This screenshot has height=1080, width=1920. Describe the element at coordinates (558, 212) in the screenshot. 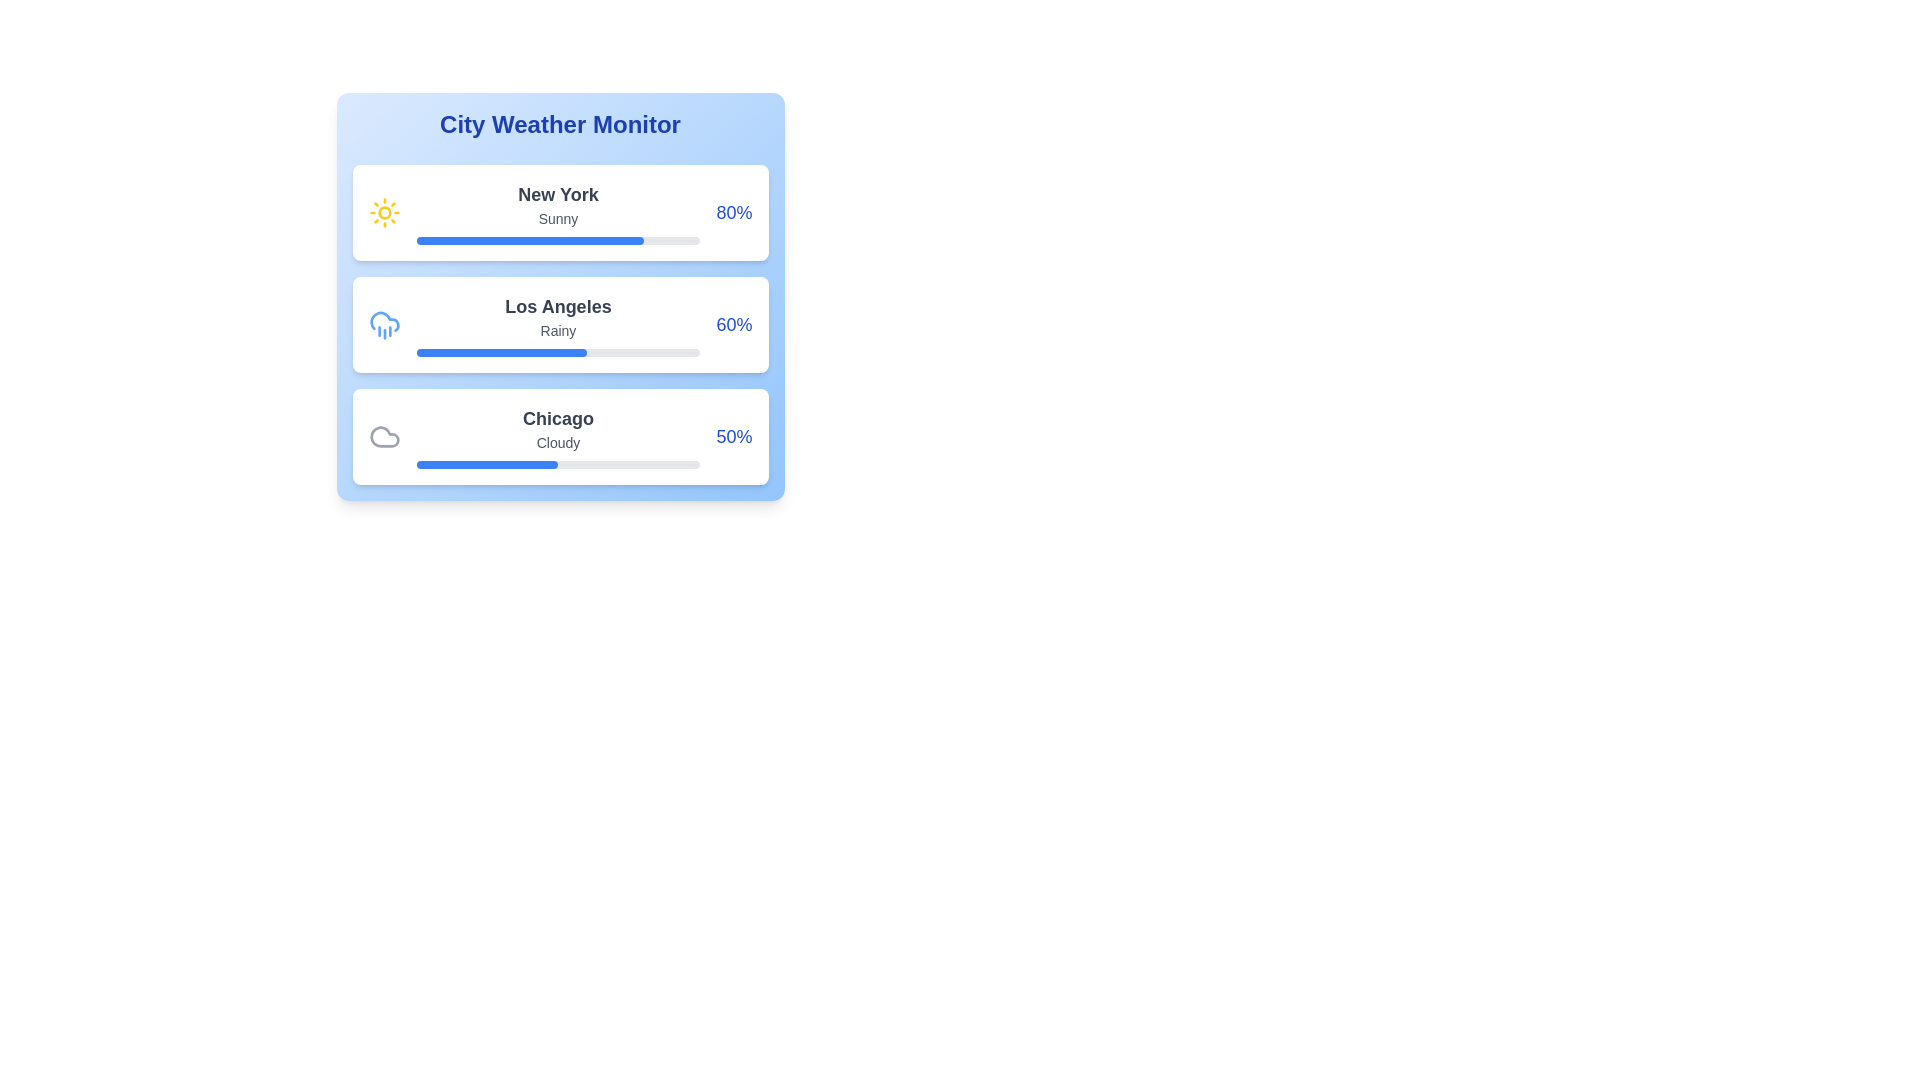

I see `weather data displayed in the block titled 'New York', which indicates the weather condition as 'Sunny' and shows an 80% completion progress bar` at that location.